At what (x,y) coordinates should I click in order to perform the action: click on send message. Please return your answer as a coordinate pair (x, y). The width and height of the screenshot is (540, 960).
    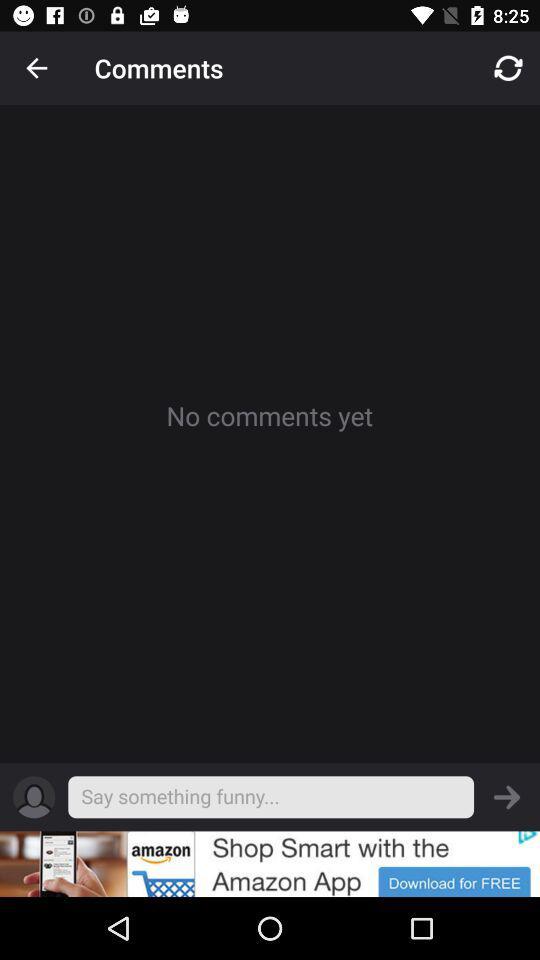
    Looking at the image, I should click on (507, 797).